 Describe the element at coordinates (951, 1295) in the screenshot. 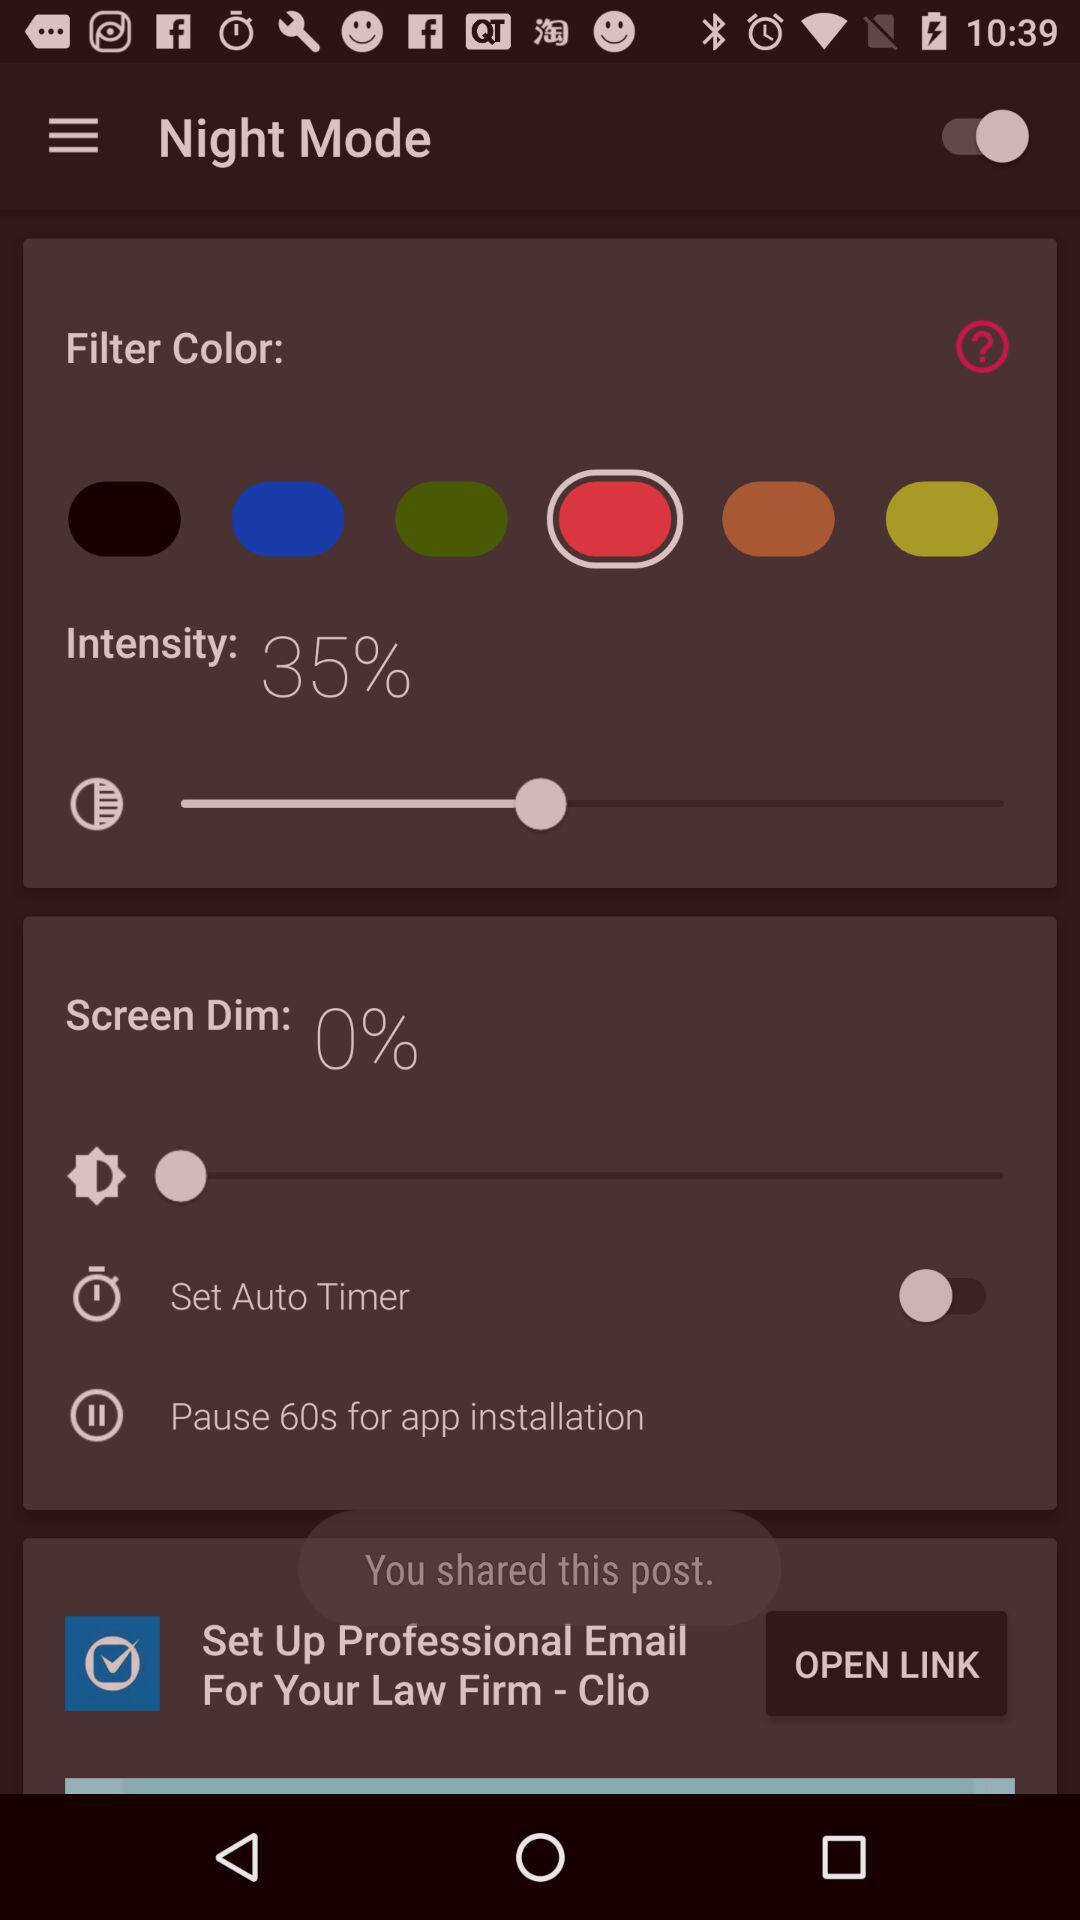

I see `set auto timer on/off` at that location.